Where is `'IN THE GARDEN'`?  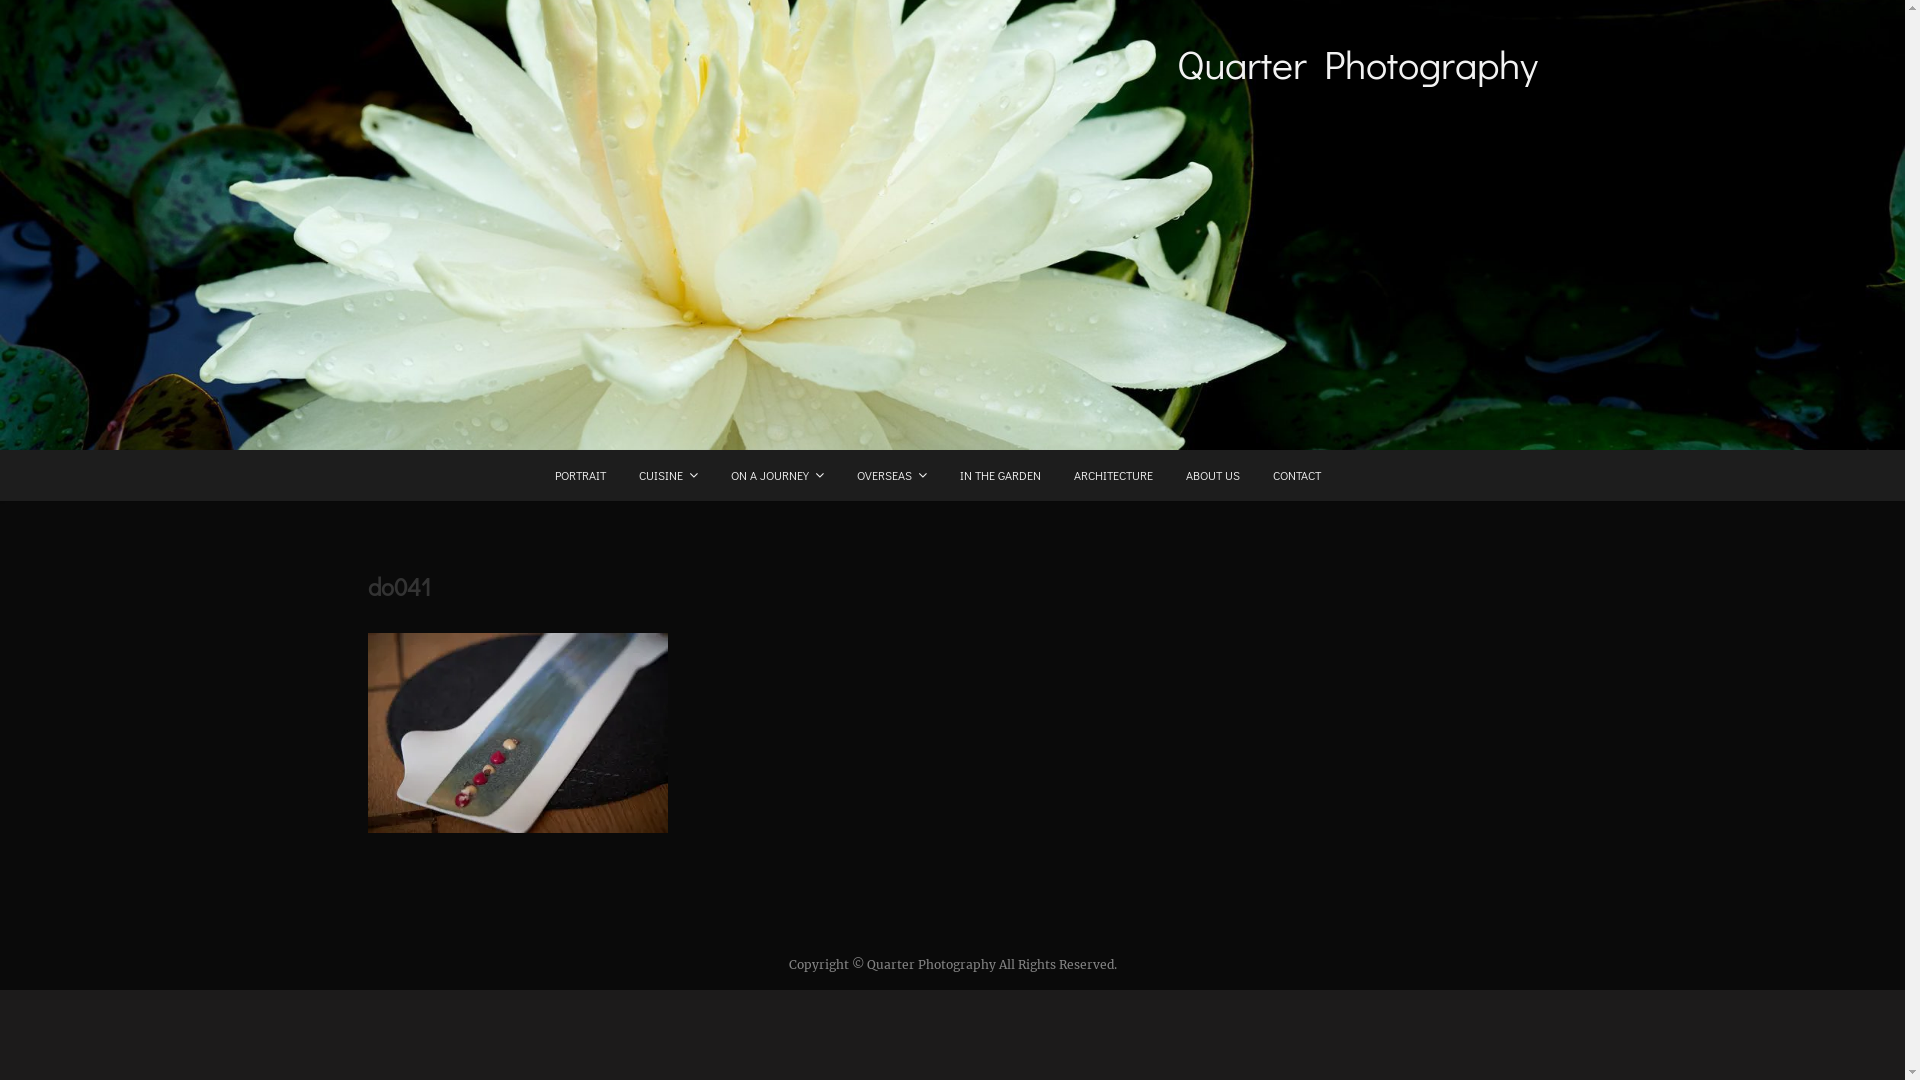 'IN THE GARDEN' is located at coordinates (999, 475).